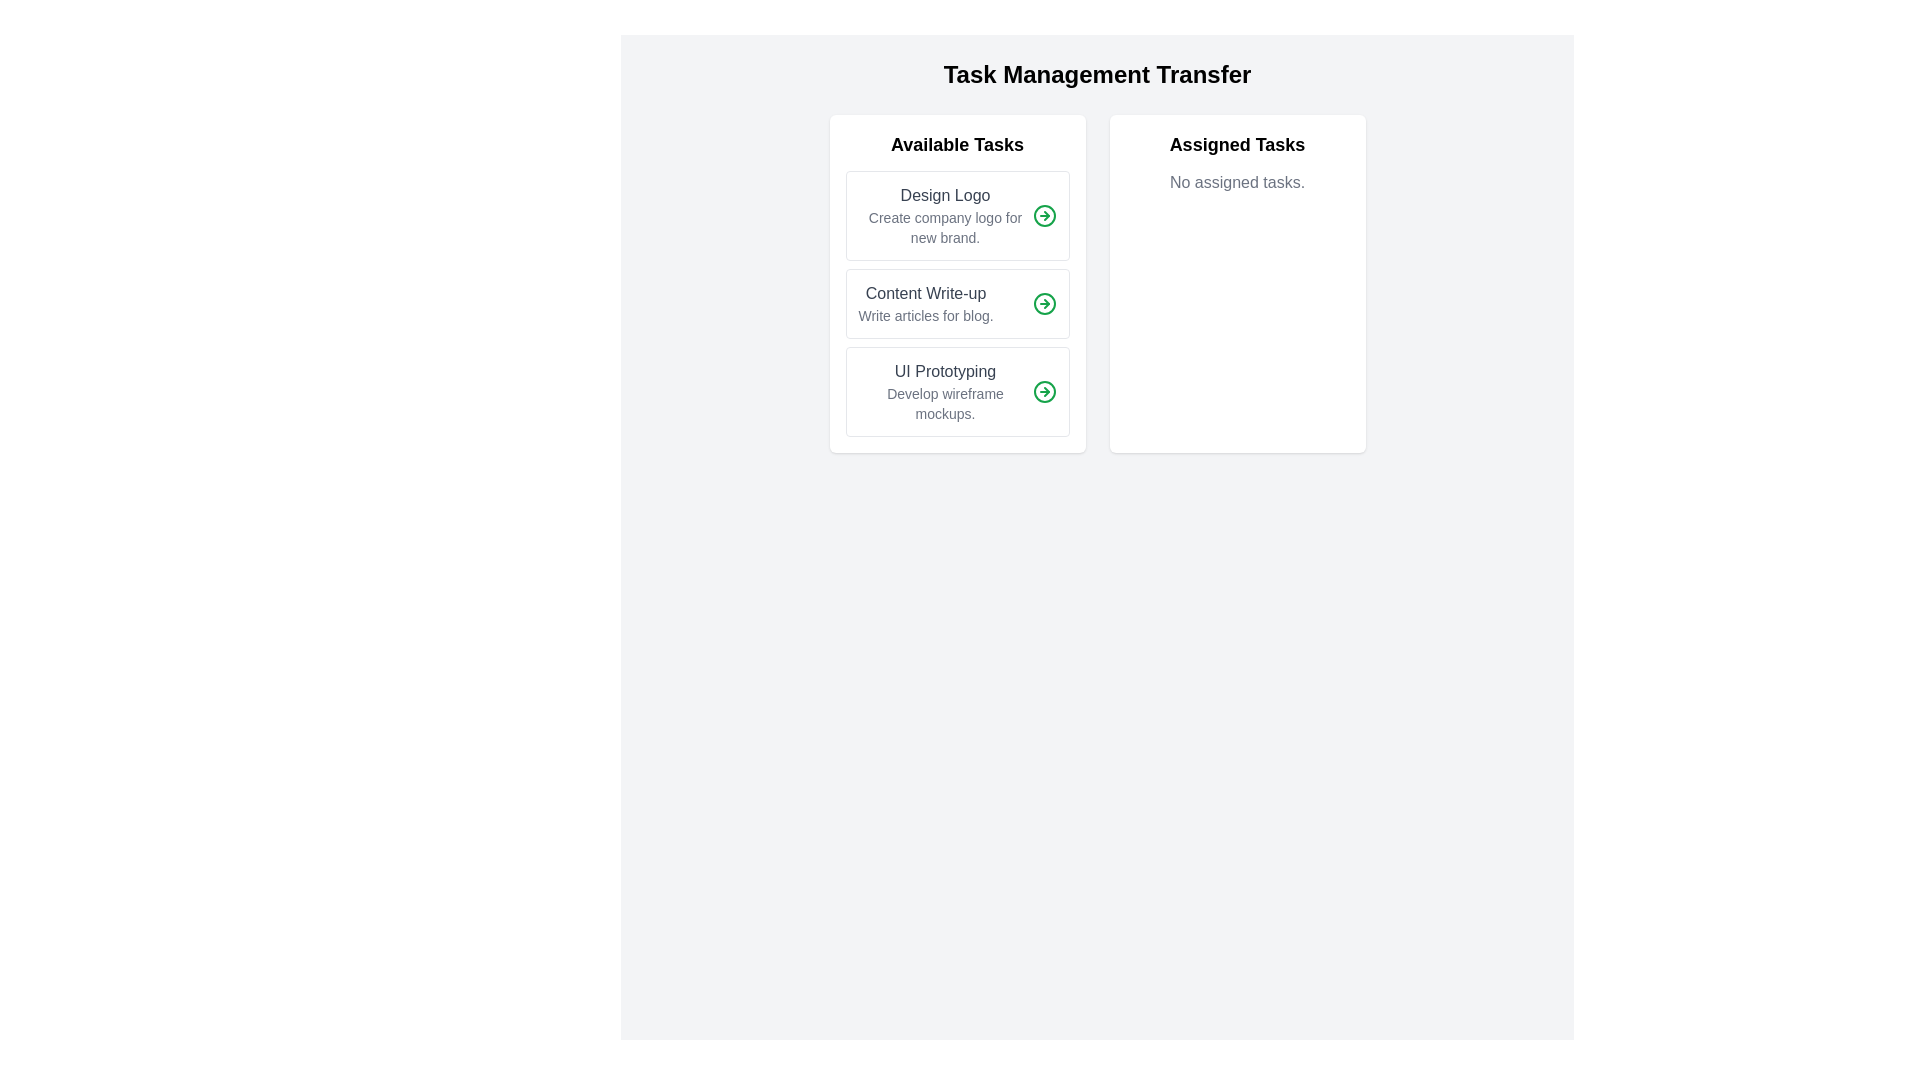 The image size is (1920, 1080). Describe the element at coordinates (944, 226) in the screenshot. I see `text content of the label providing additional details about the task 'Design Logo' located in the 'Available Tasks' section, directly under the 'Design Logo' header` at that location.